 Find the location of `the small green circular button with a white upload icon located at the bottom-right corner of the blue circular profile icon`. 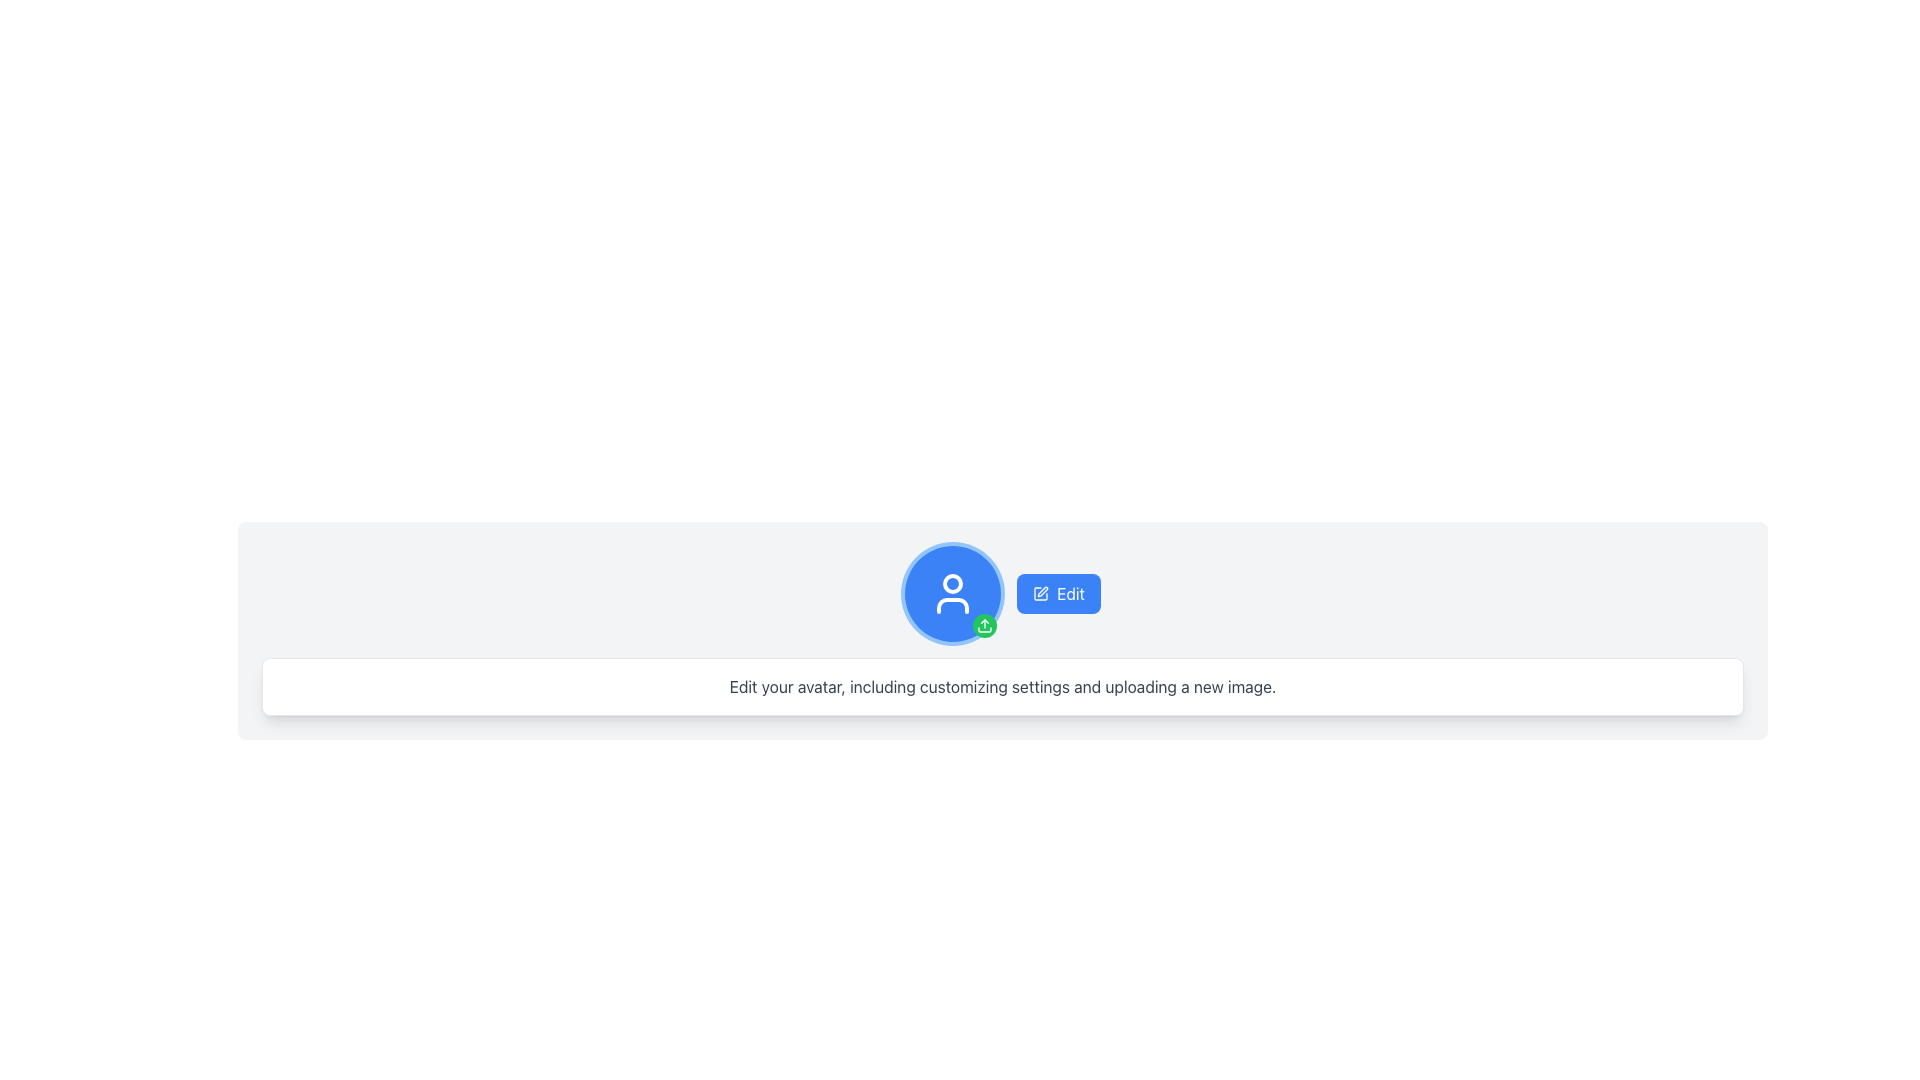

the small green circular button with a white upload icon located at the bottom-right corner of the blue circular profile icon is located at coordinates (985, 624).